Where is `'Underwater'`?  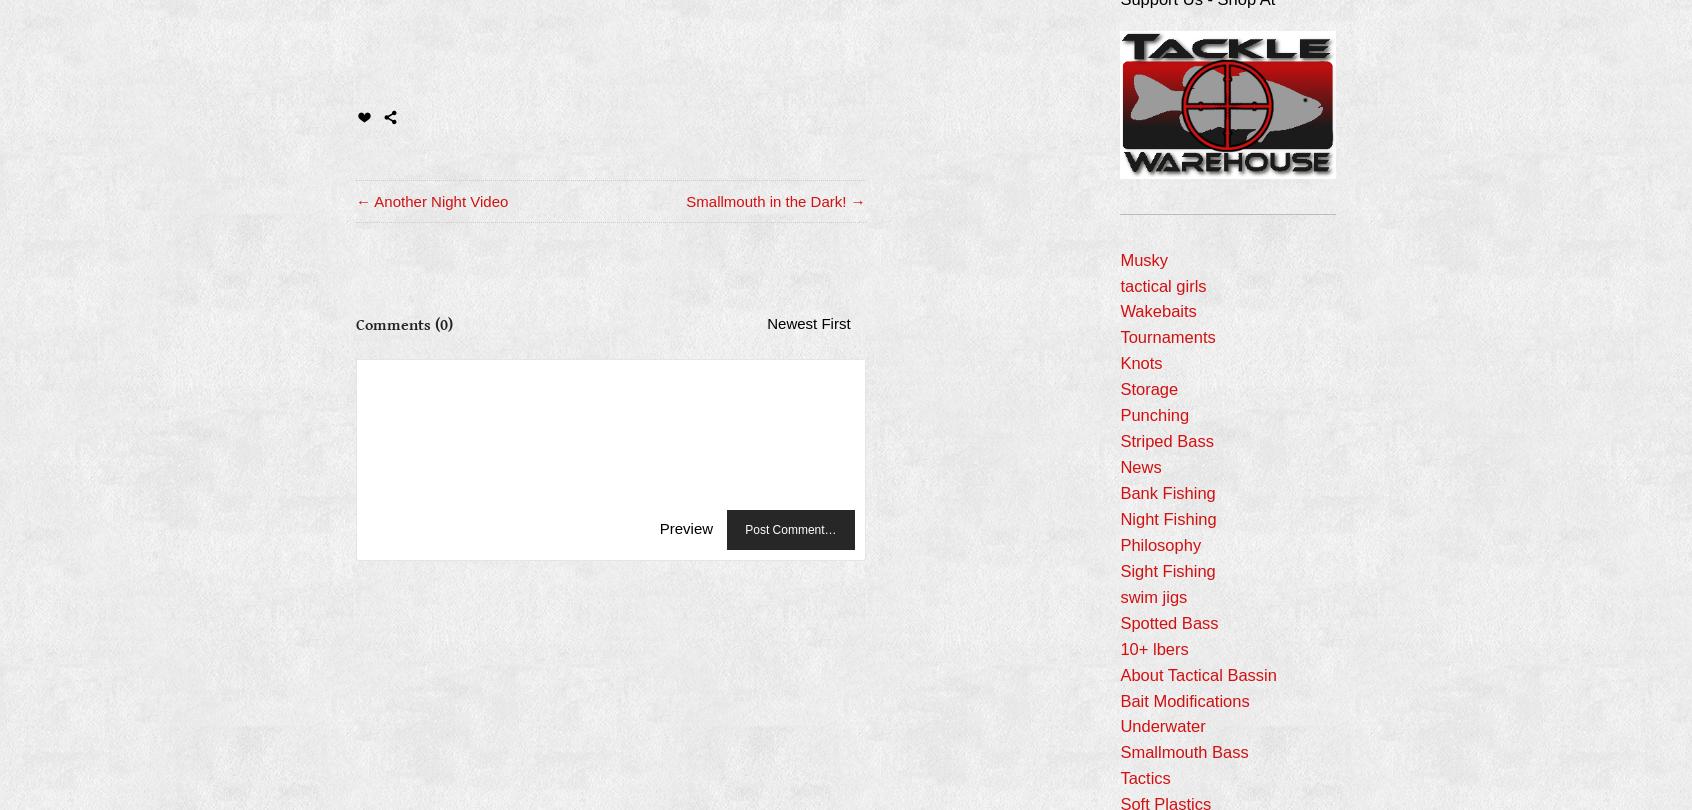 'Underwater' is located at coordinates (1161, 725).